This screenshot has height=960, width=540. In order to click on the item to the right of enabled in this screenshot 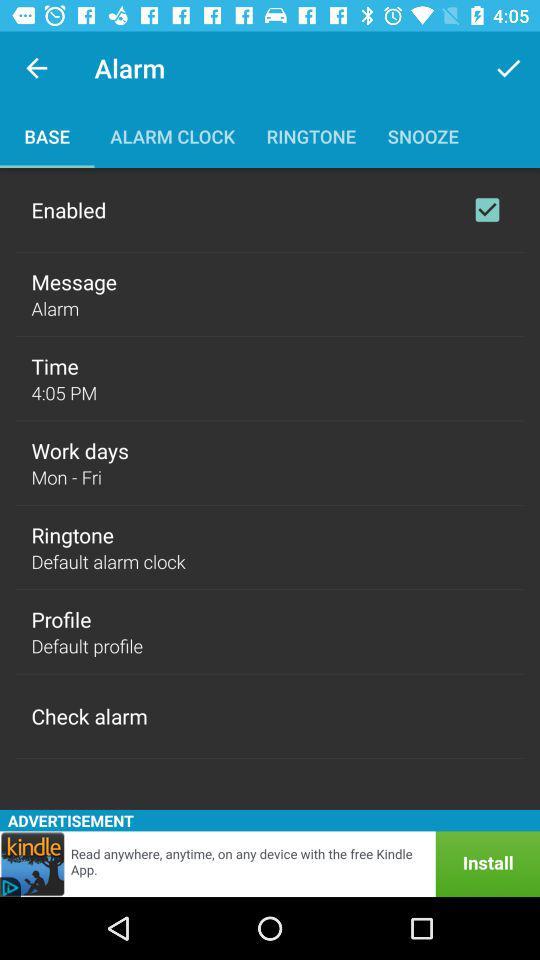, I will do `click(486, 210)`.